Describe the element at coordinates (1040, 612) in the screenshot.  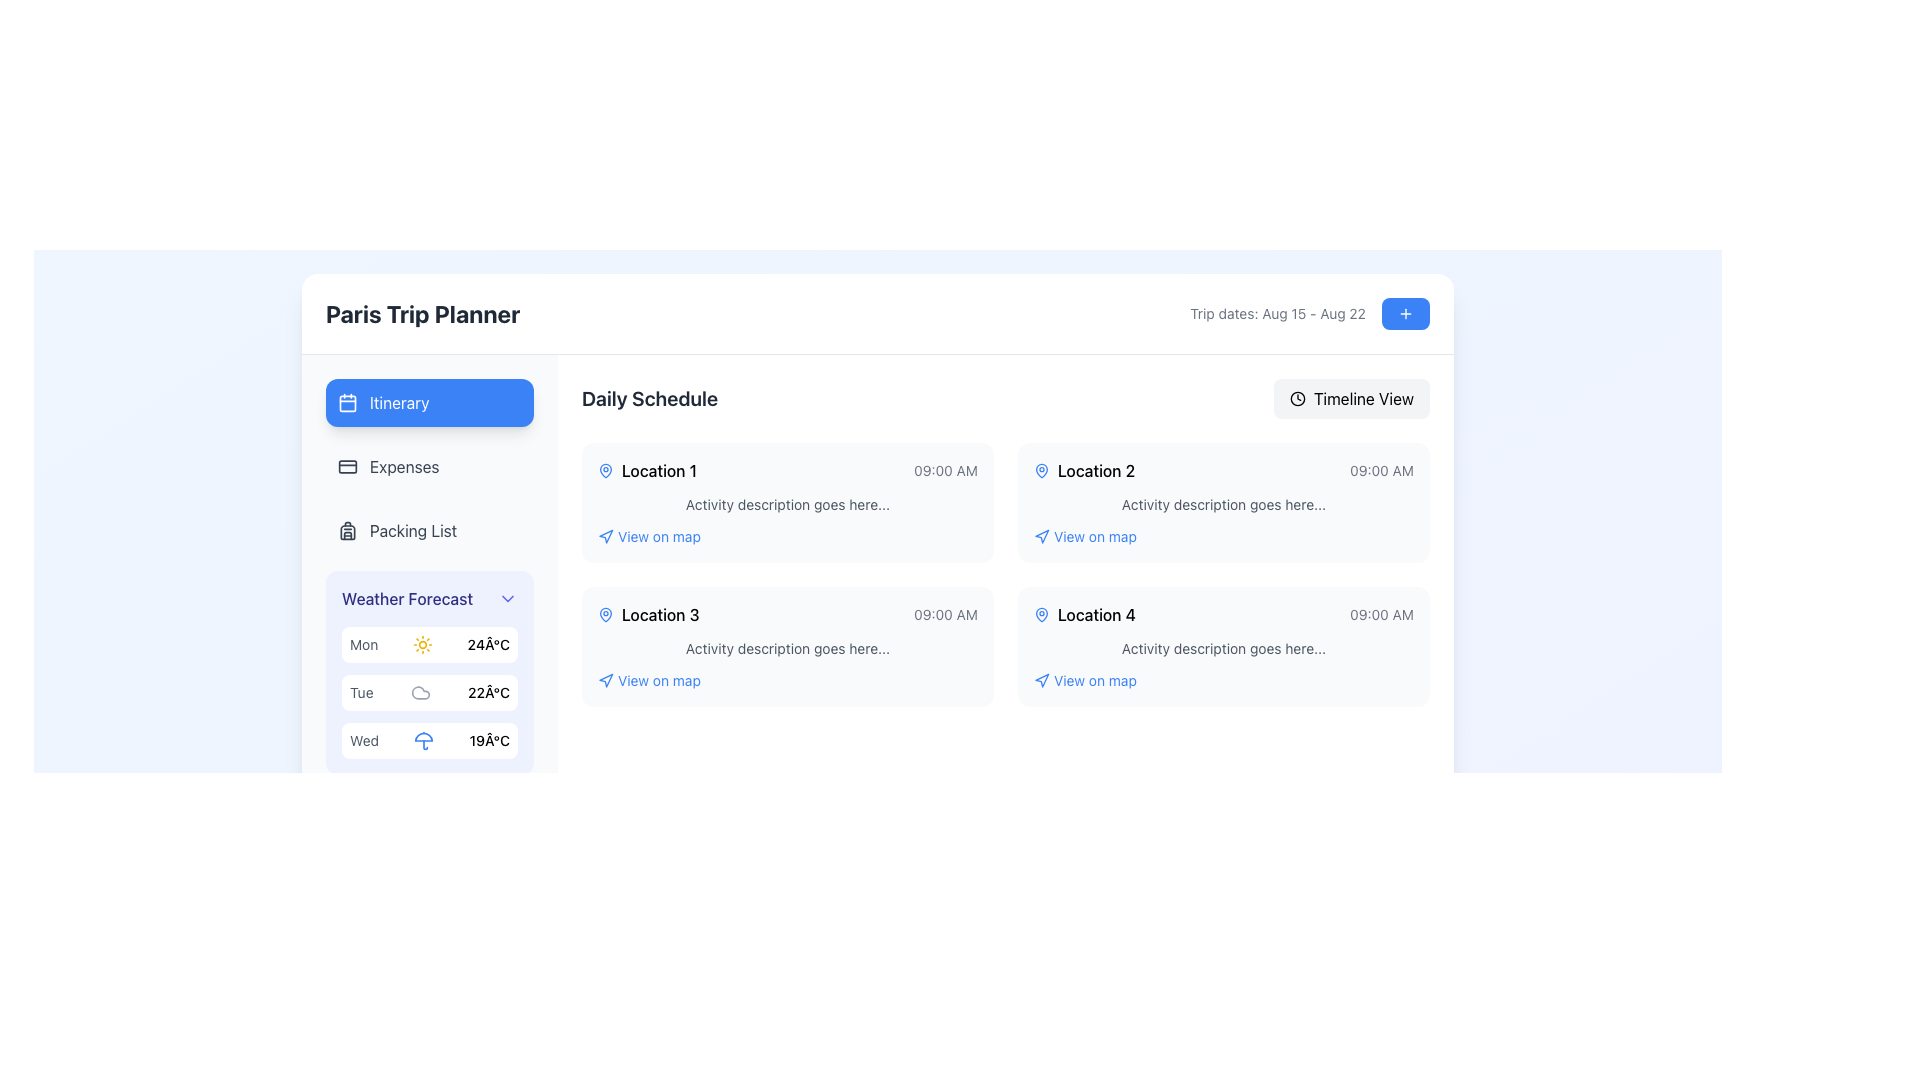
I see `the map pin icon located within the 'Location 4' box under the 'Daily Schedule' section` at that location.